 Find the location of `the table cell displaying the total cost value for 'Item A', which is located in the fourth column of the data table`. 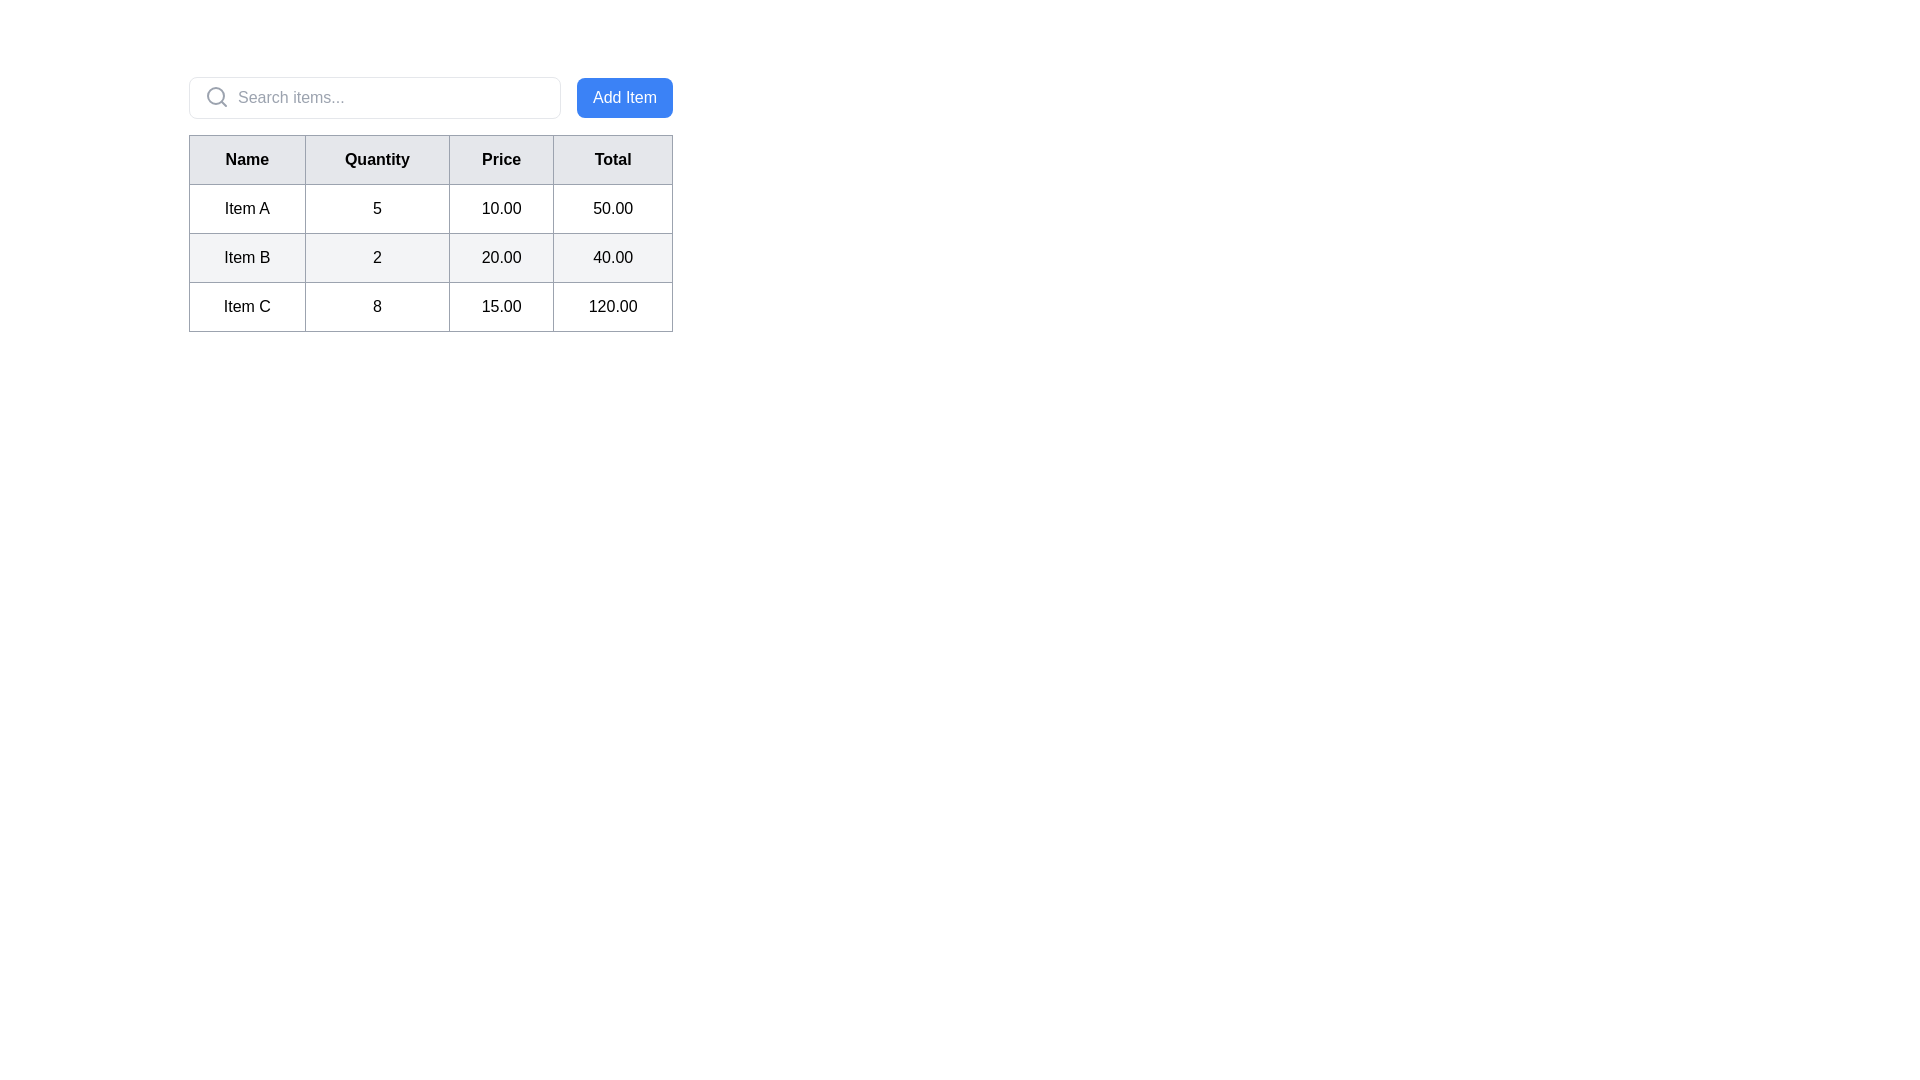

the table cell displaying the total cost value for 'Item A', which is located in the fourth column of the data table is located at coordinates (612, 208).